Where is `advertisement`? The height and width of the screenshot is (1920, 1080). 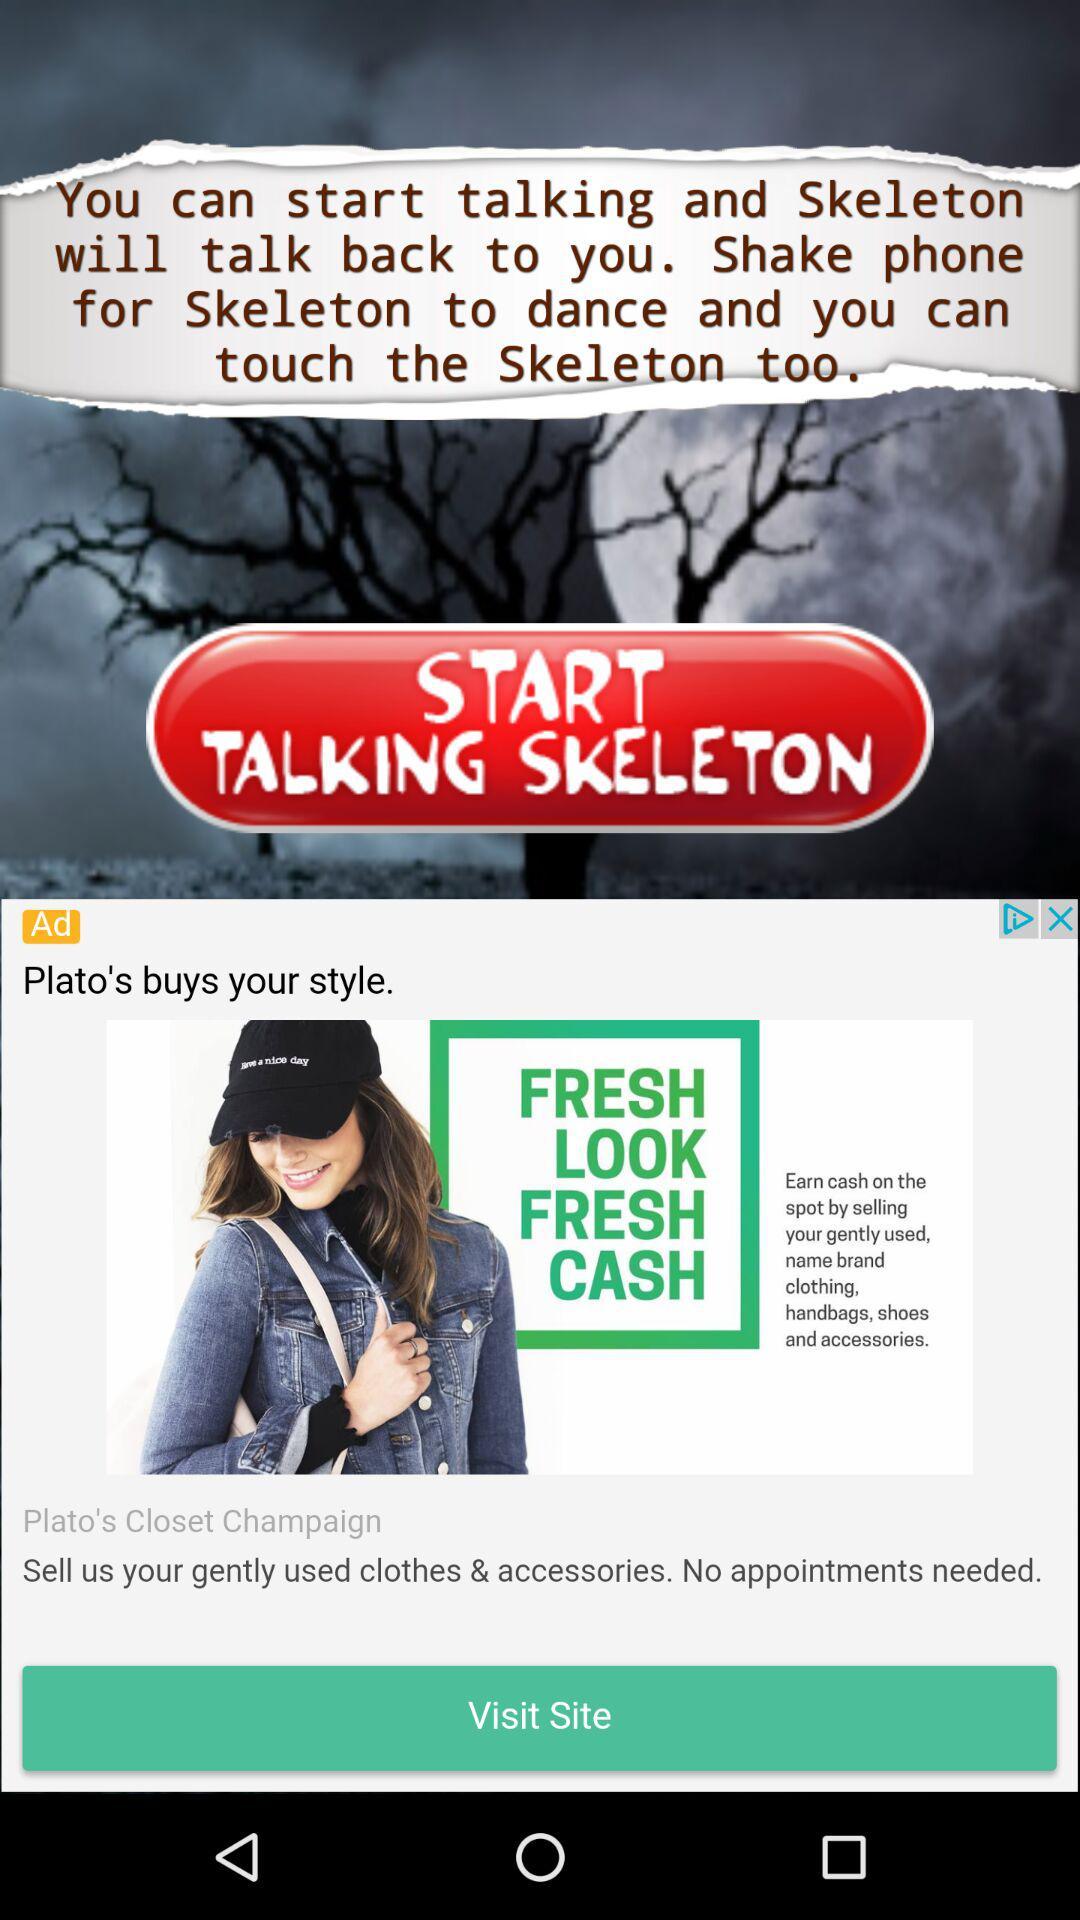
advertisement is located at coordinates (538, 1345).